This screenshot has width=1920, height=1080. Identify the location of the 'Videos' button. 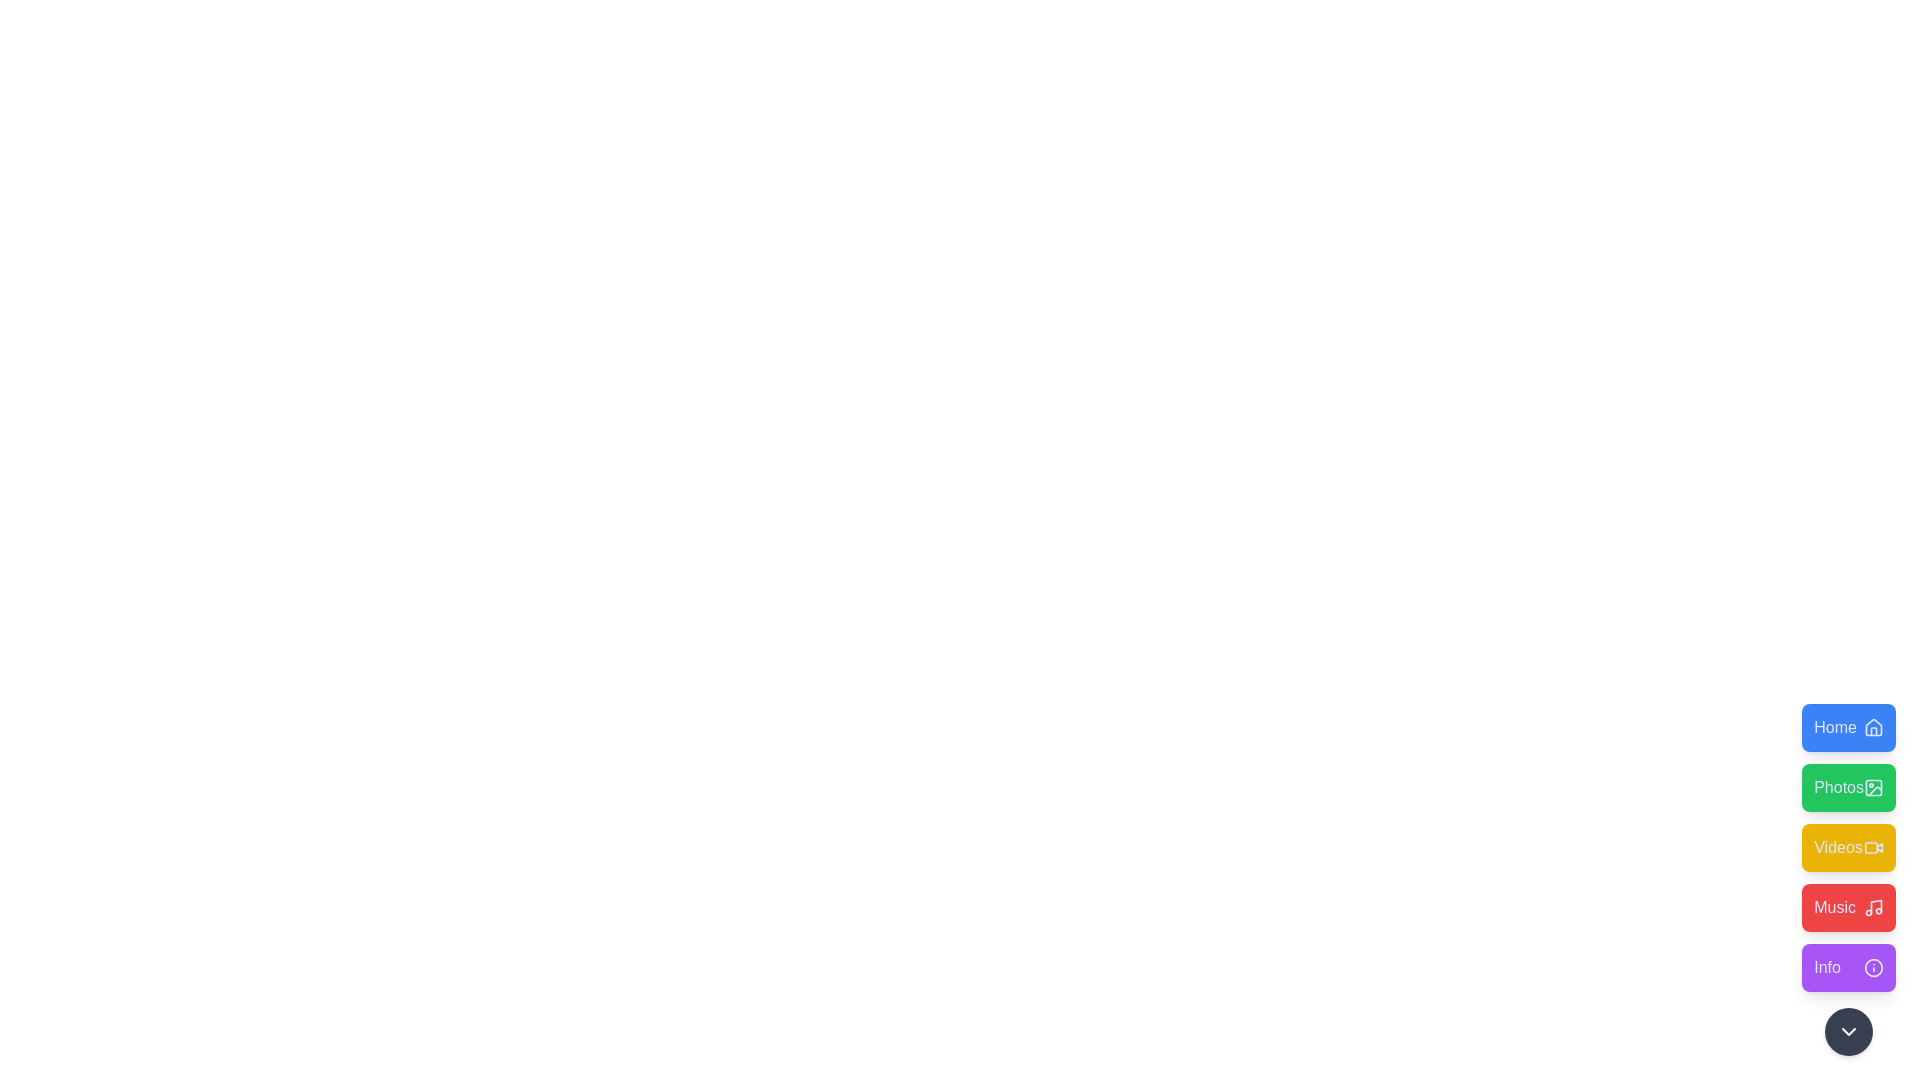
(1847, 848).